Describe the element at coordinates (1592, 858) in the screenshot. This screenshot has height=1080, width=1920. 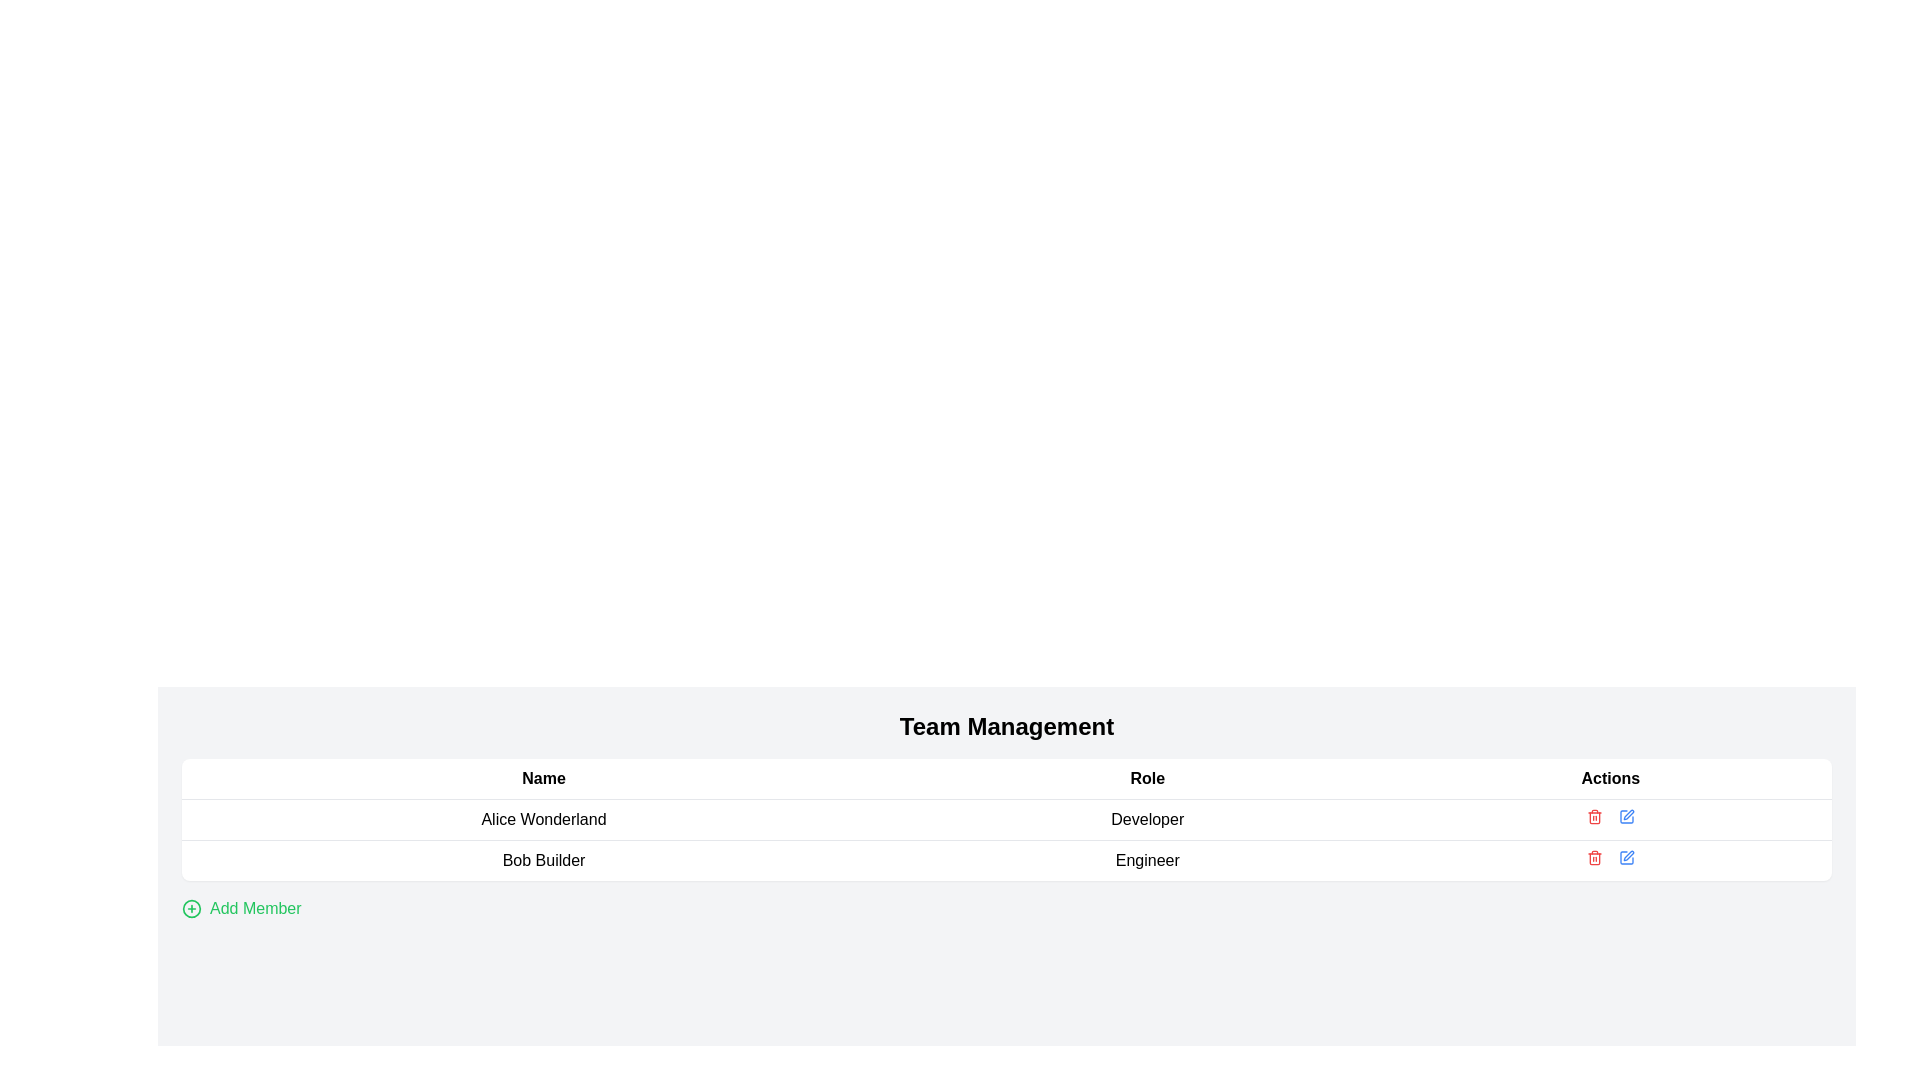
I see `the trash bin icon within the Actions column for the row corresponding to 'Bob Builder'` at that location.